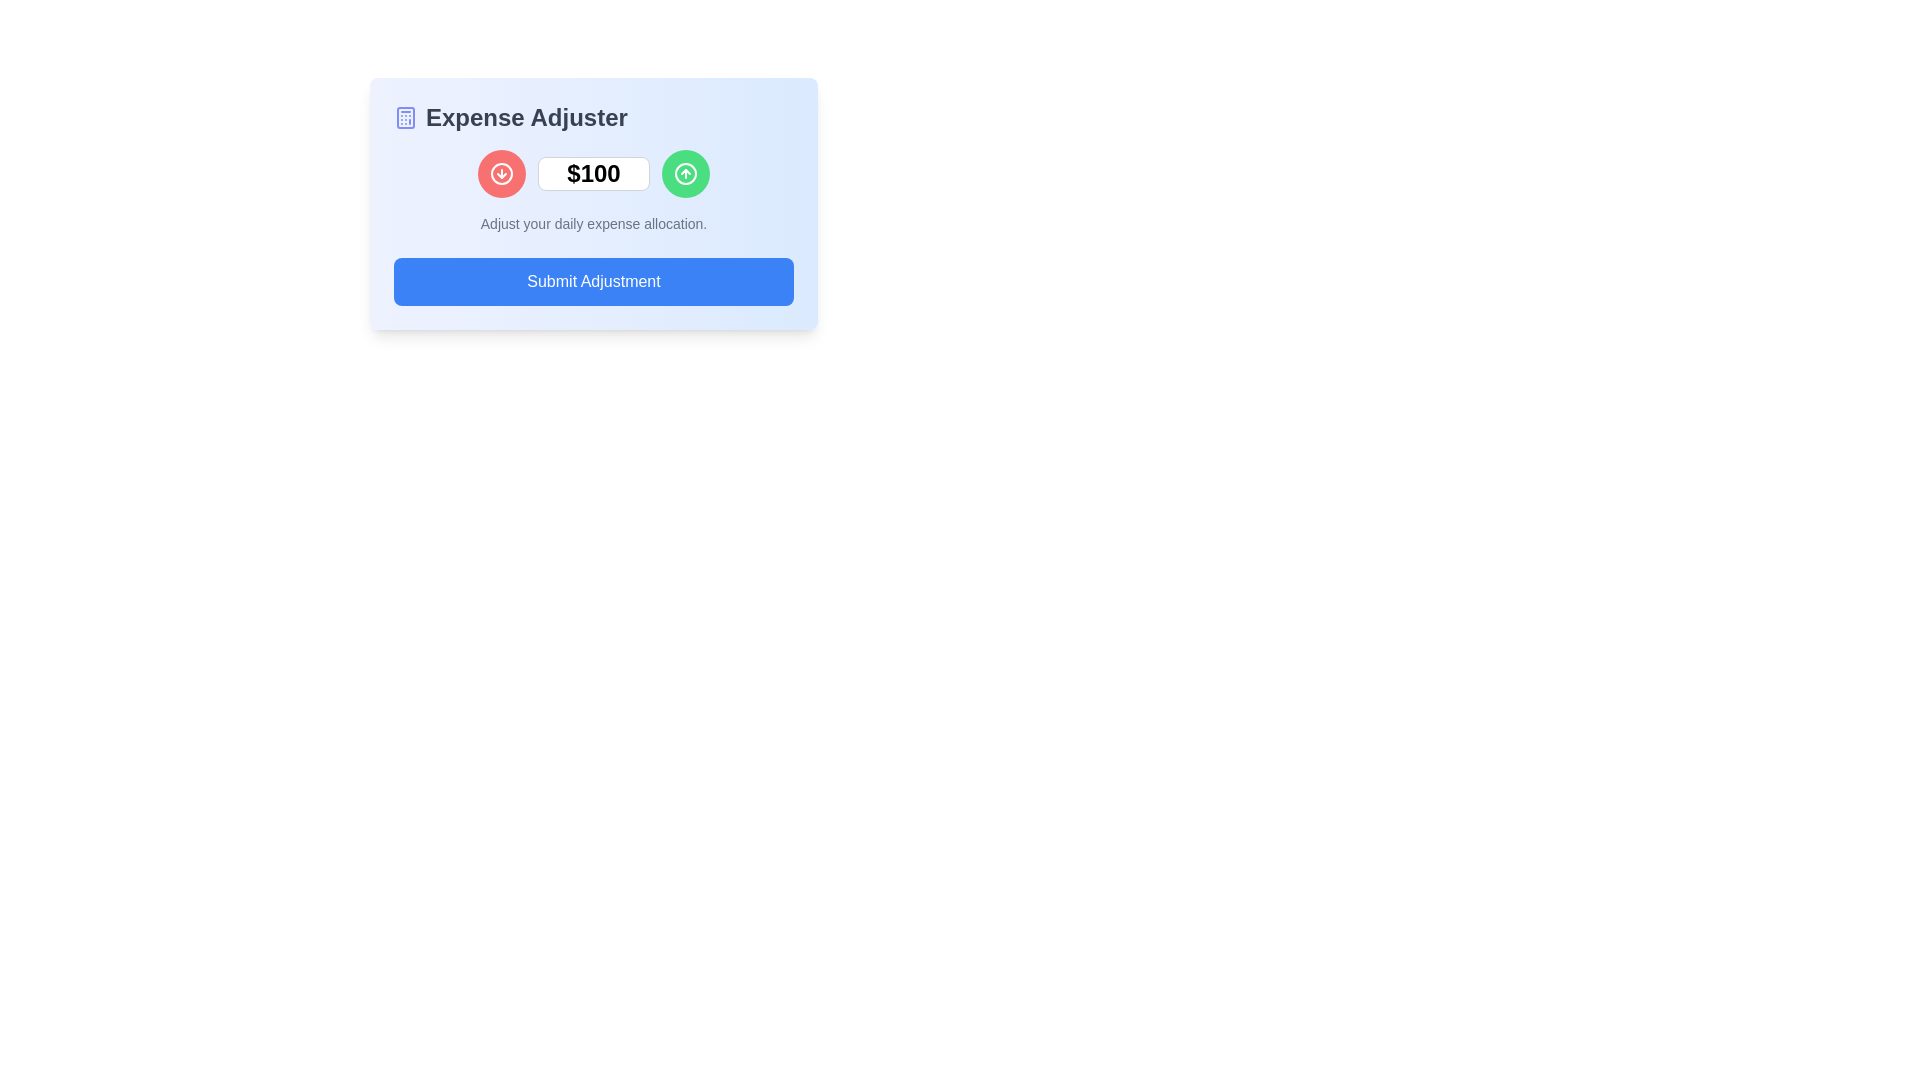  I want to click on the interactive decrement button located to the left of the monetary input field in the Expense Adjuster UI card, so click(502, 172).